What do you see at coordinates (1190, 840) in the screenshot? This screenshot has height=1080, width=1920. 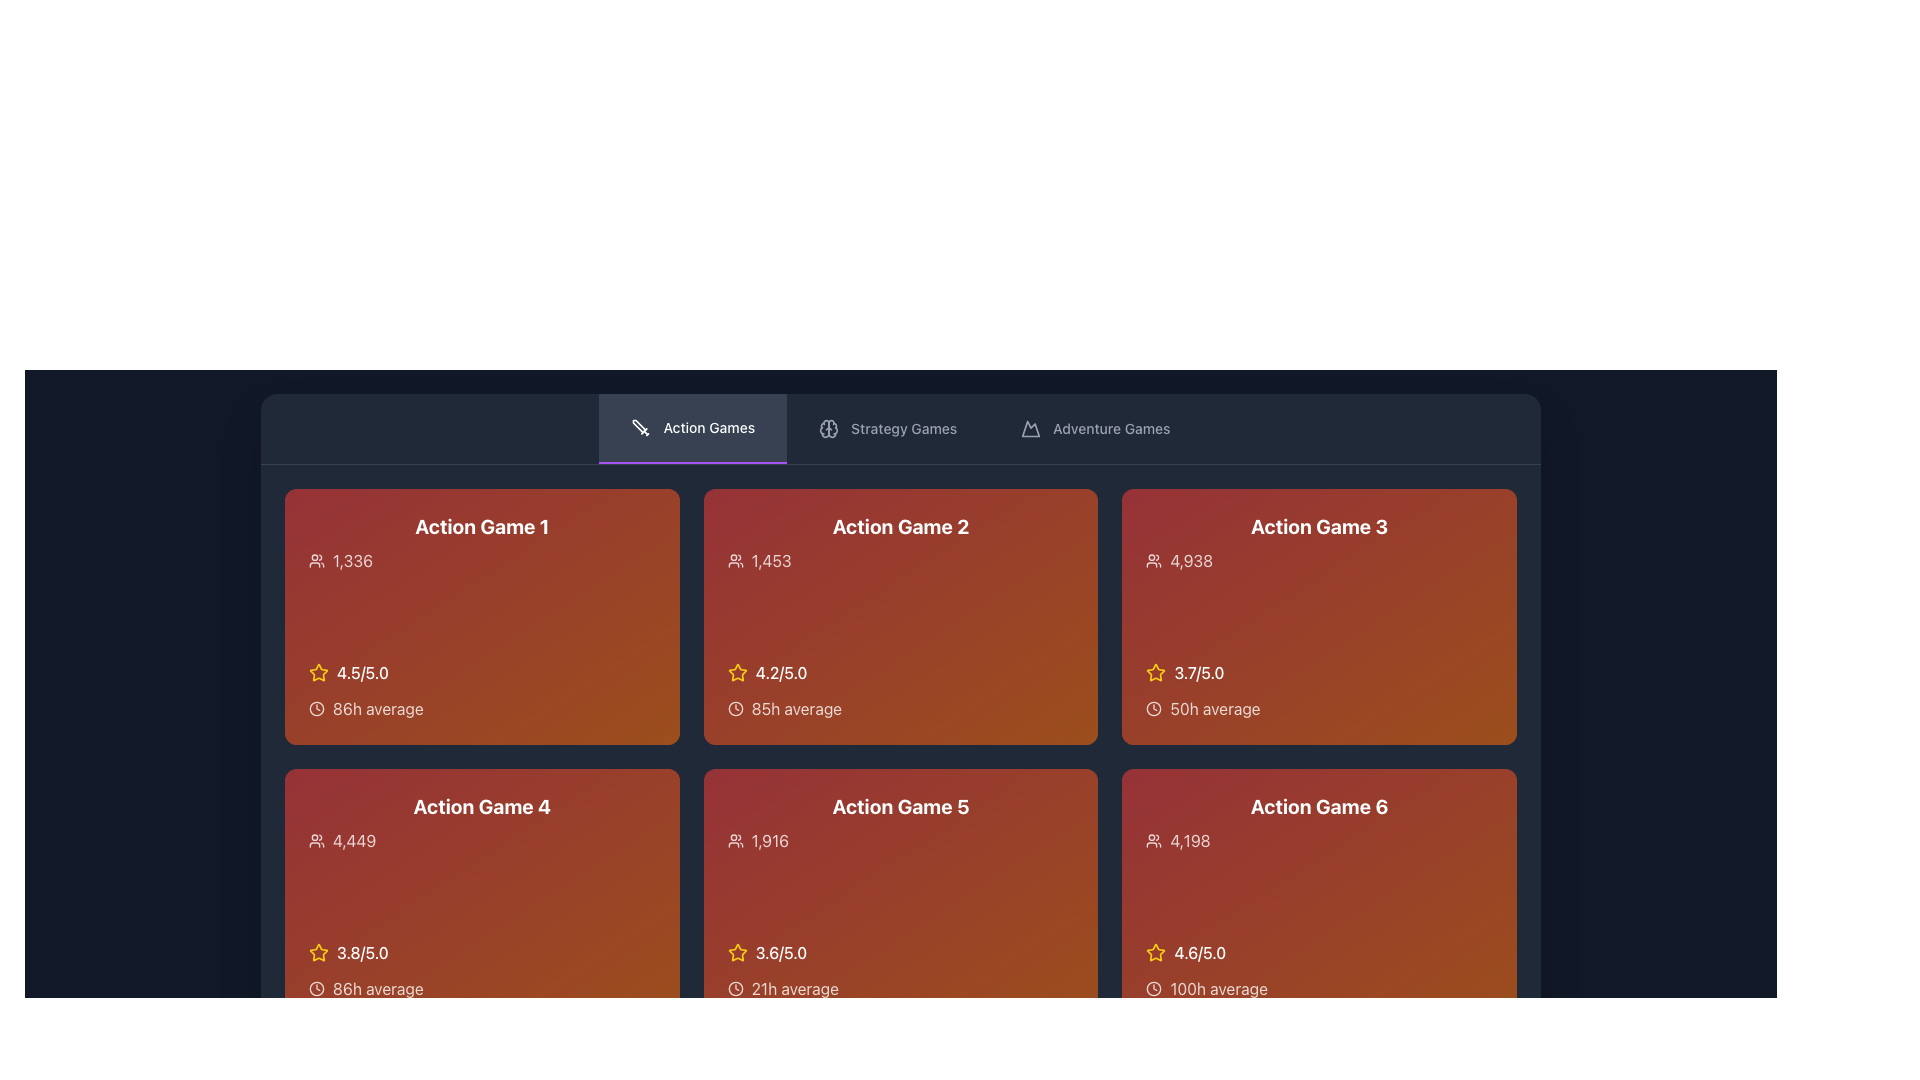 I see `the text label displaying the number '4,198' in white color, which is positioned in the lower-right corner of the 'Action Game 6' tile, to the left of the '4.6/5.0' rating` at bounding box center [1190, 840].